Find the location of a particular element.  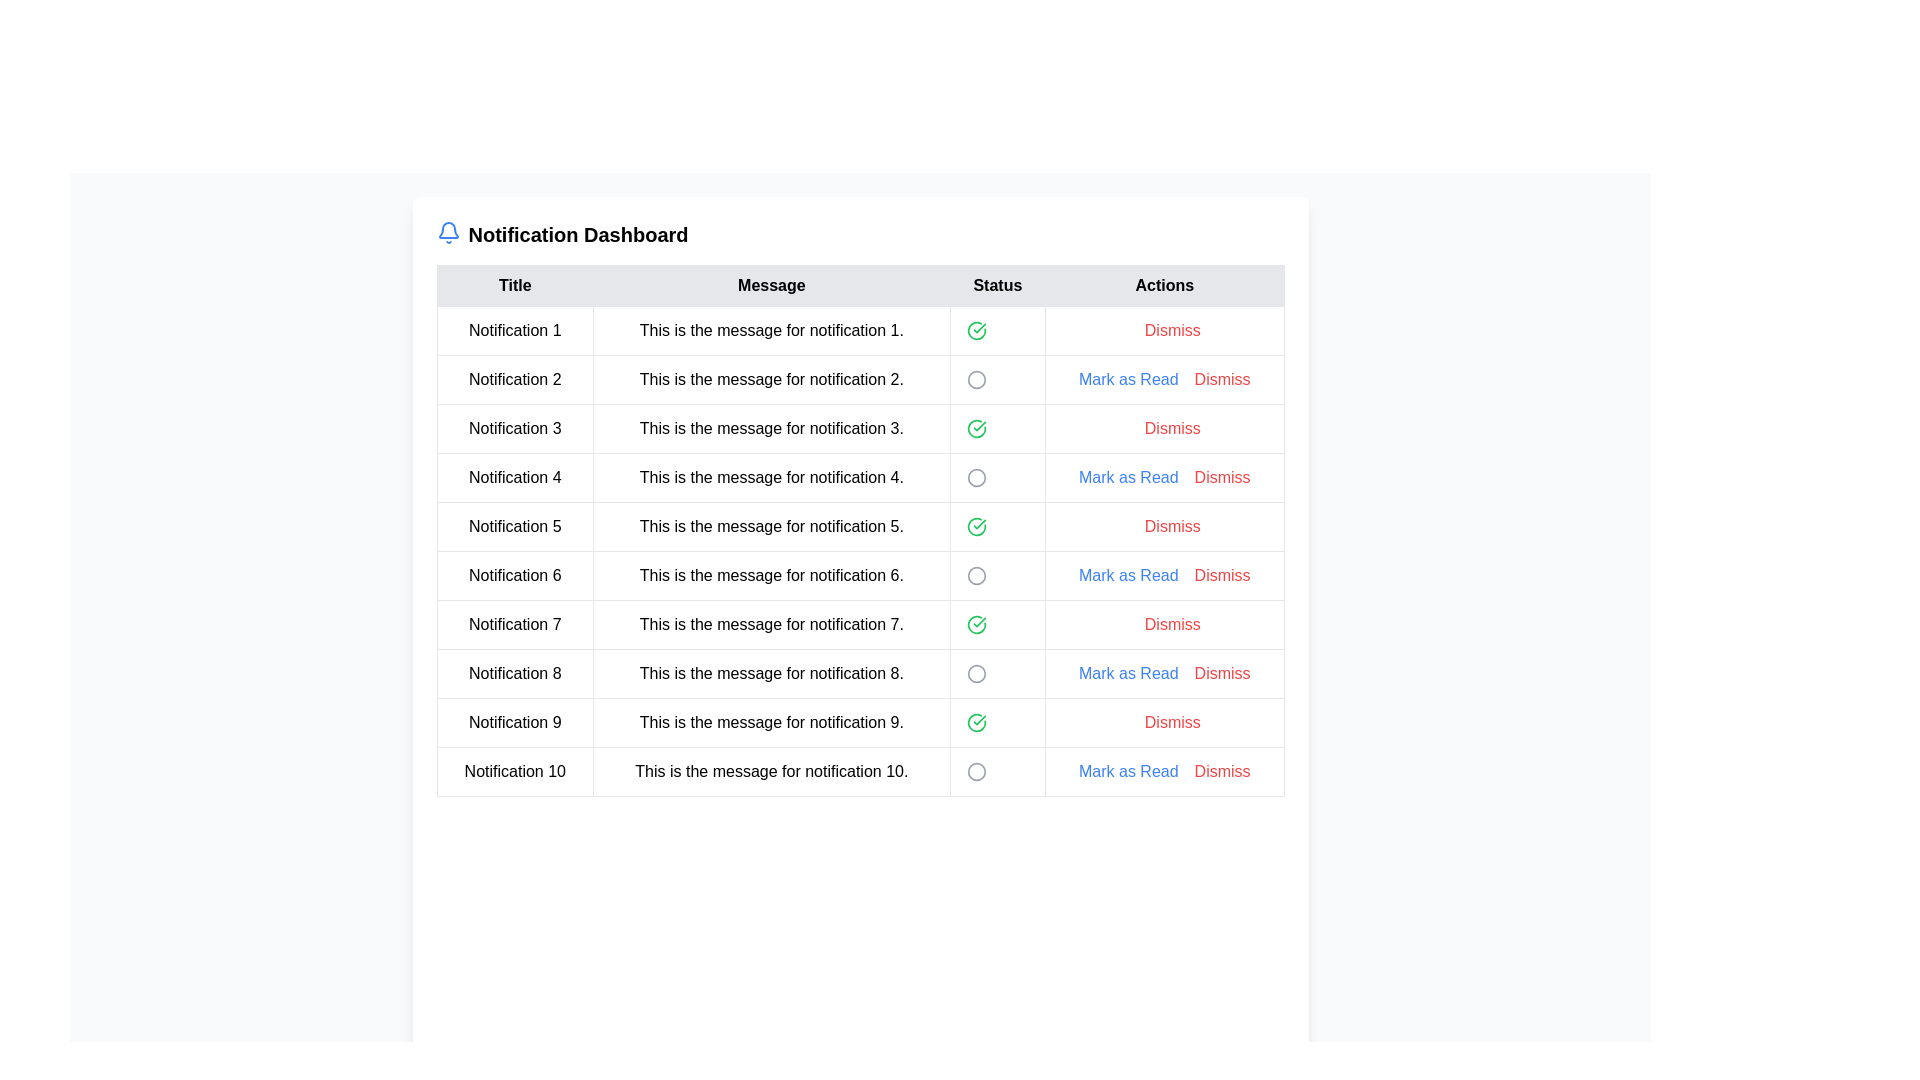

the minimalistic gray SVG circle status indicator in the 'Status' column corresponding to 'Notification 4' is located at coordinates (976, 478).